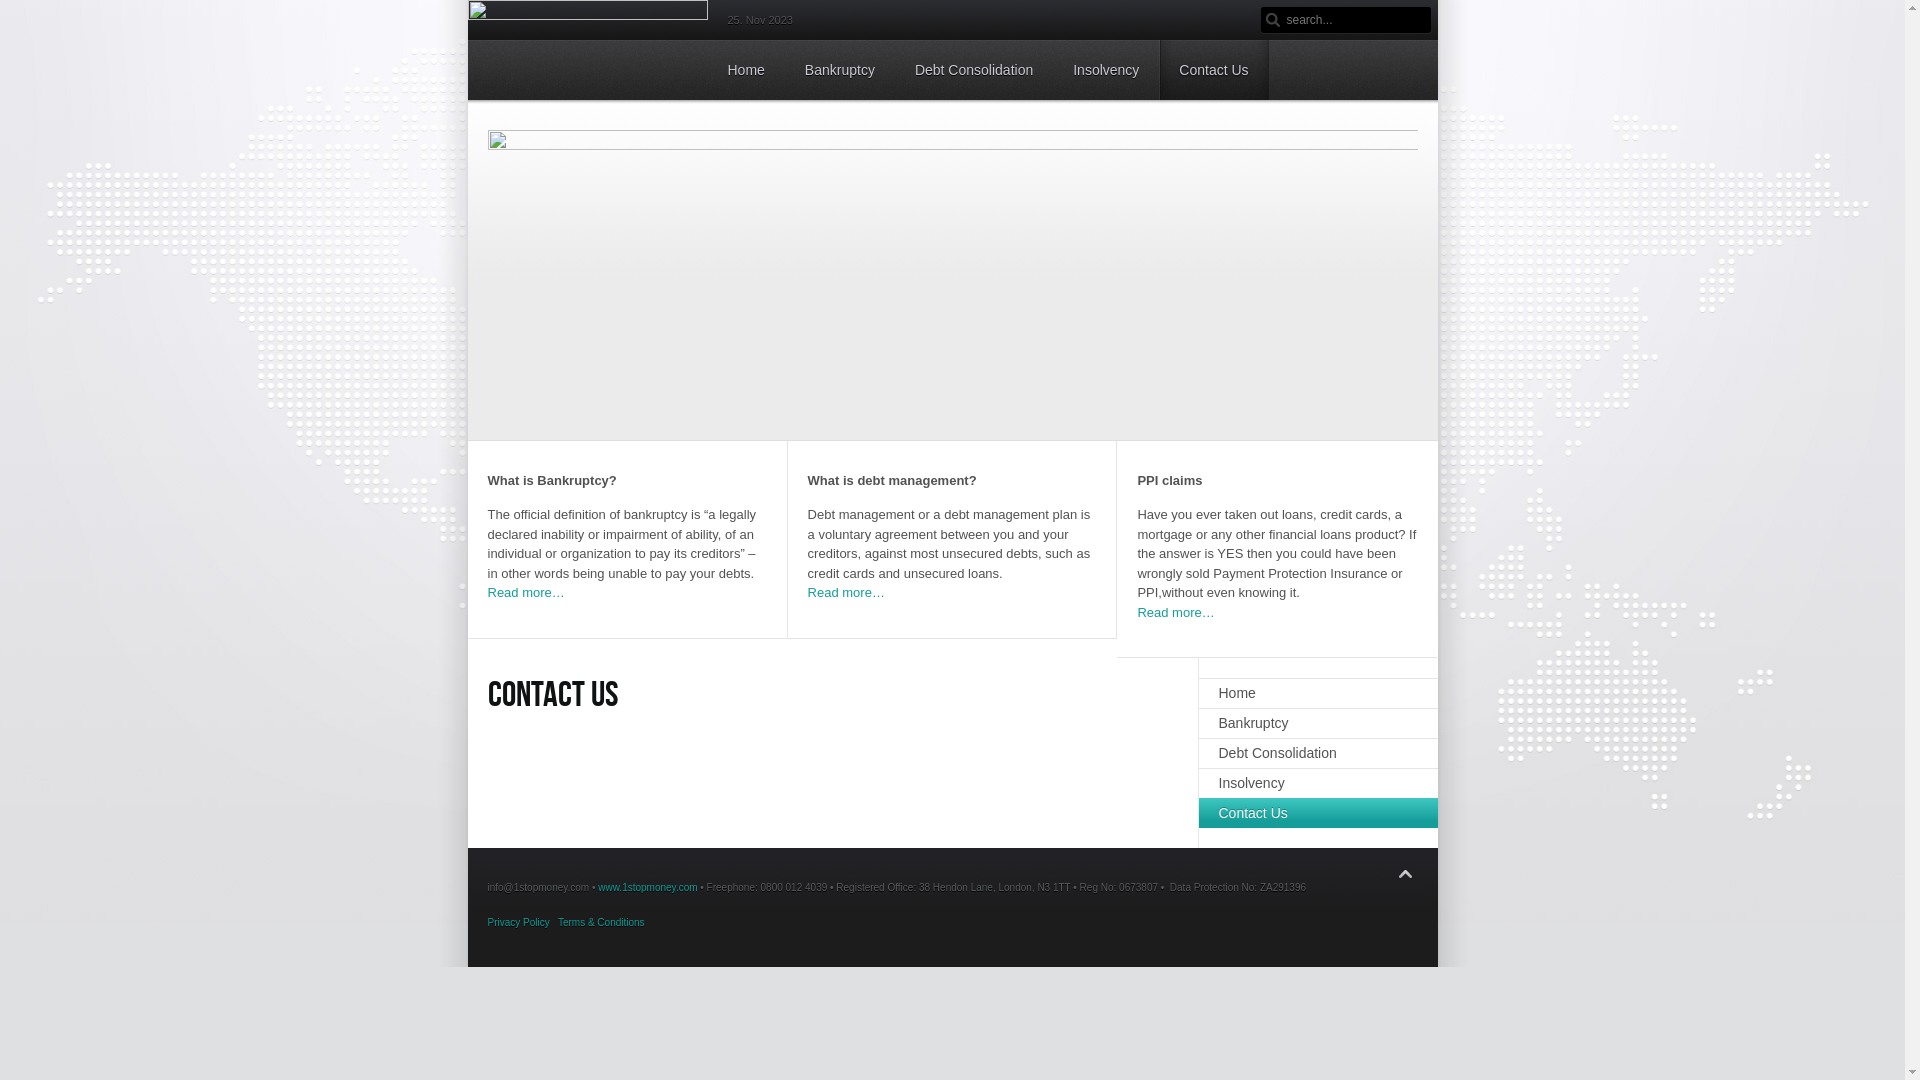 The height and width of the screenshot is (1080, 1920). What do you see at coordinates (518, 922) in the screenshot?
I see `'Privacy Policy'` at bounding box center [518, 922].